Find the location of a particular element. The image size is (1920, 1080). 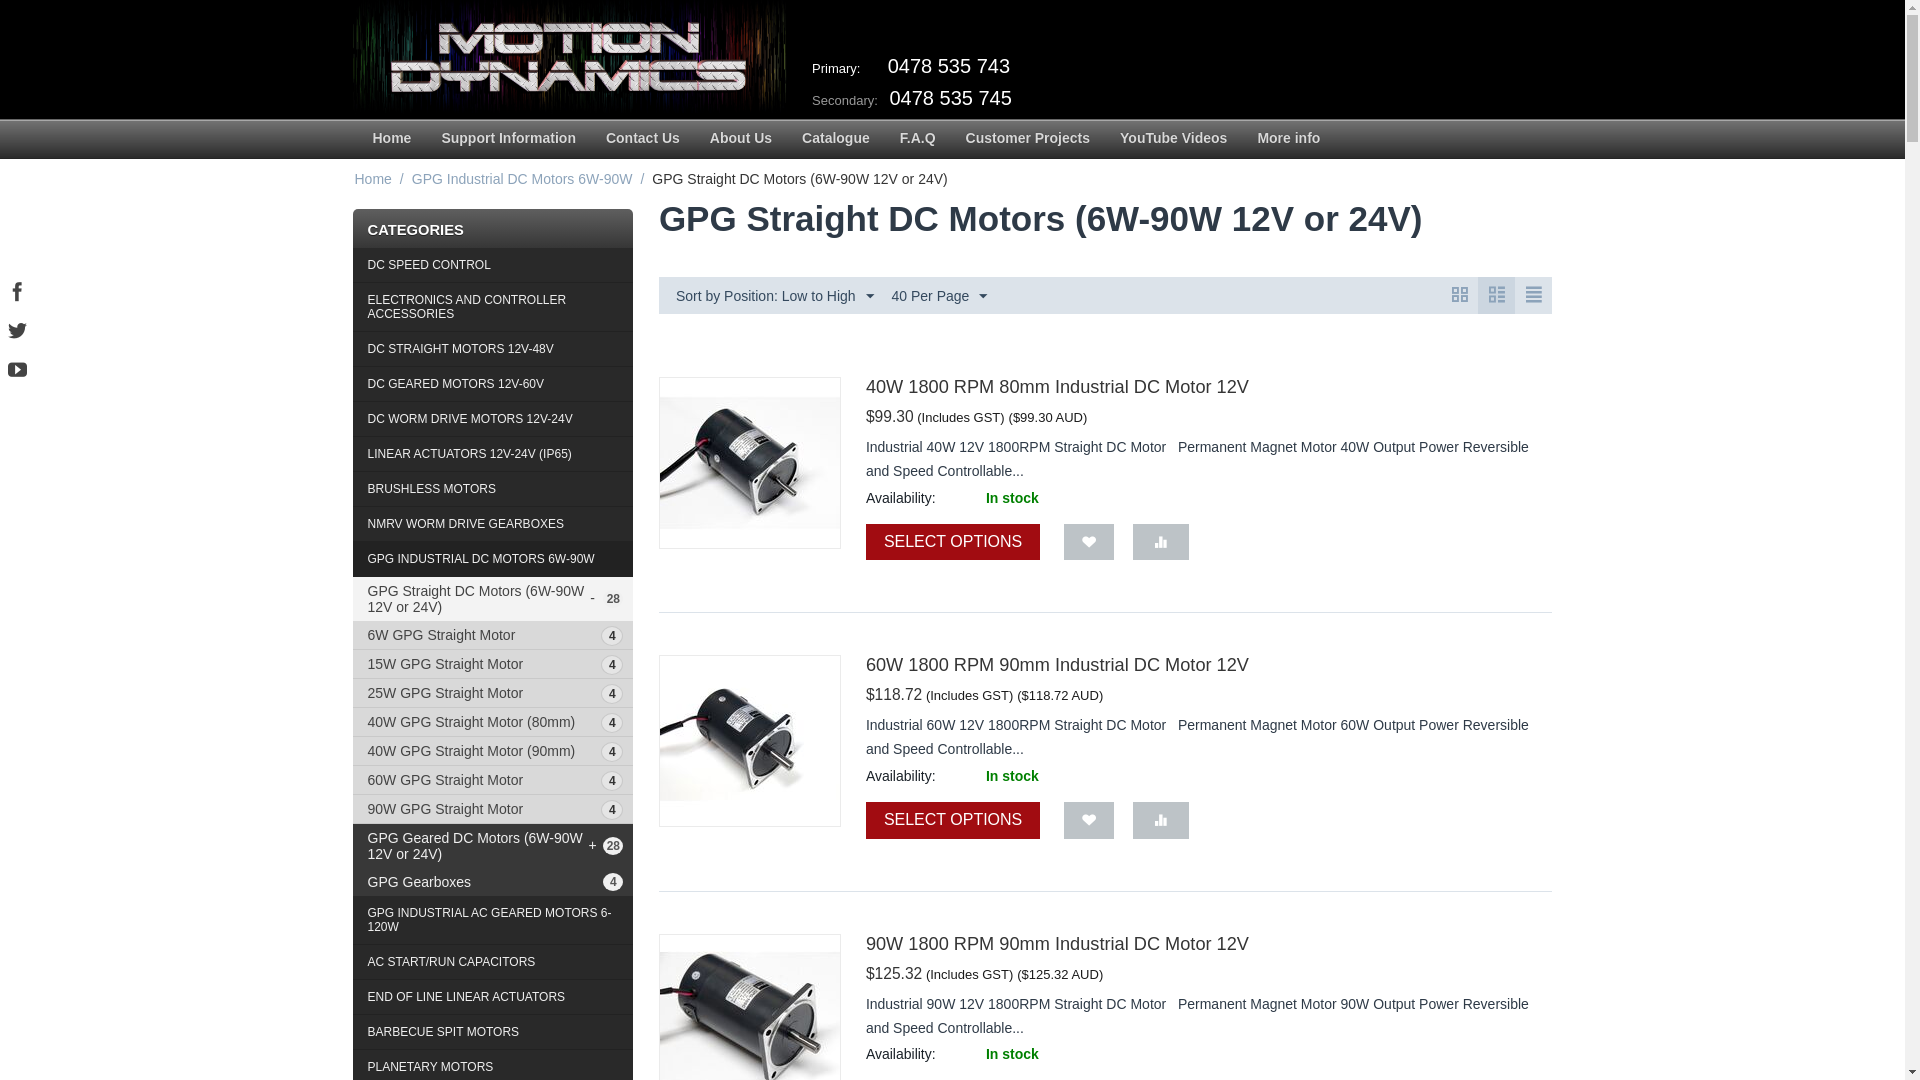

'BARBECUE SPIT MOTORS' is located at coordinates (492, 1032).